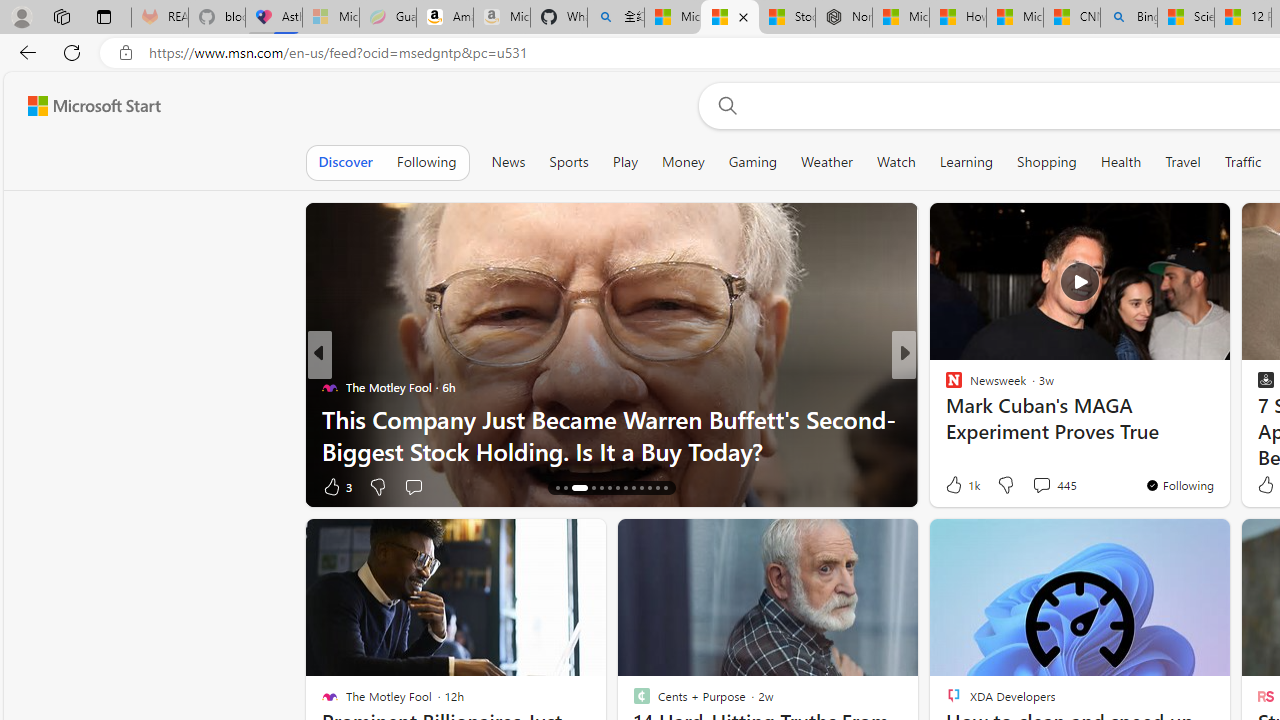 The height and width of the screenshot is (720, 1280). I want to click on 'View comments 38 Comment', so click(1041, 486).